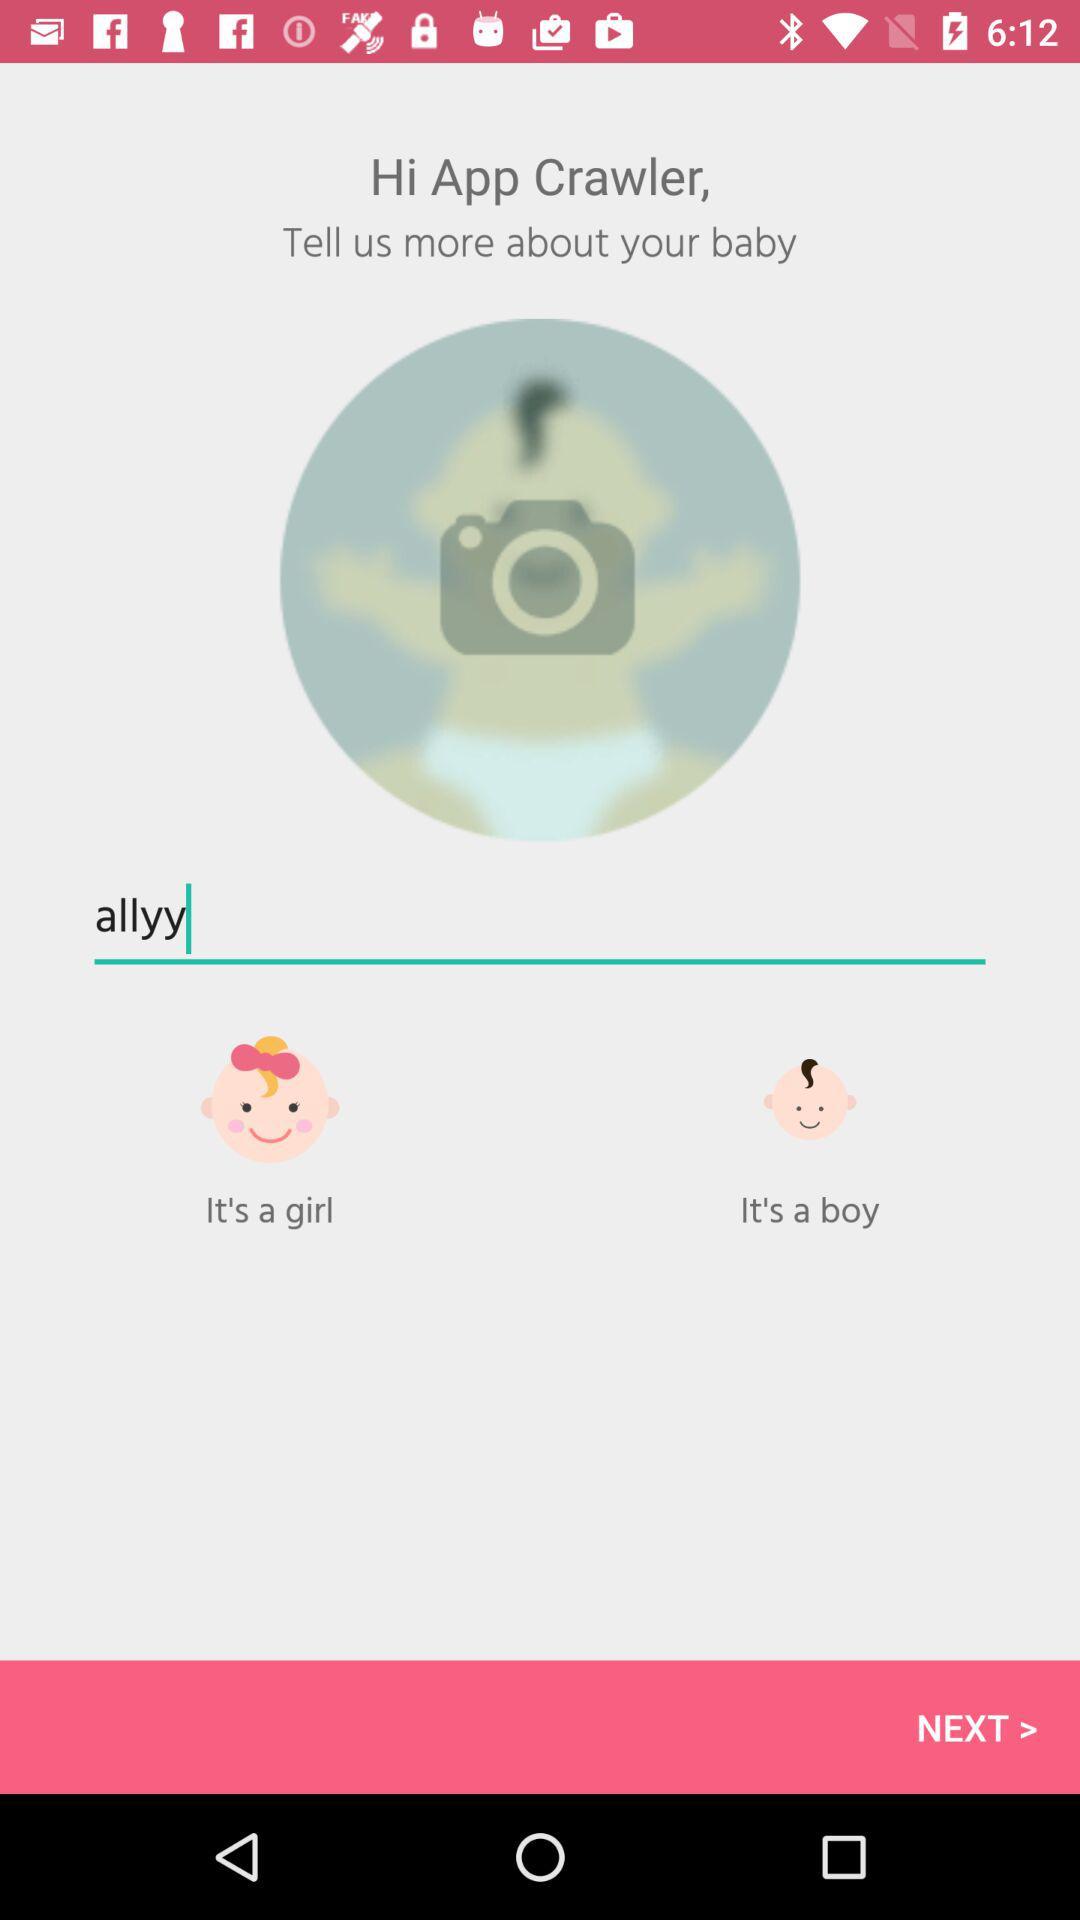 This screenshot has height=1920, width=1080. I want to click on girl baby, so click(270, 1120).